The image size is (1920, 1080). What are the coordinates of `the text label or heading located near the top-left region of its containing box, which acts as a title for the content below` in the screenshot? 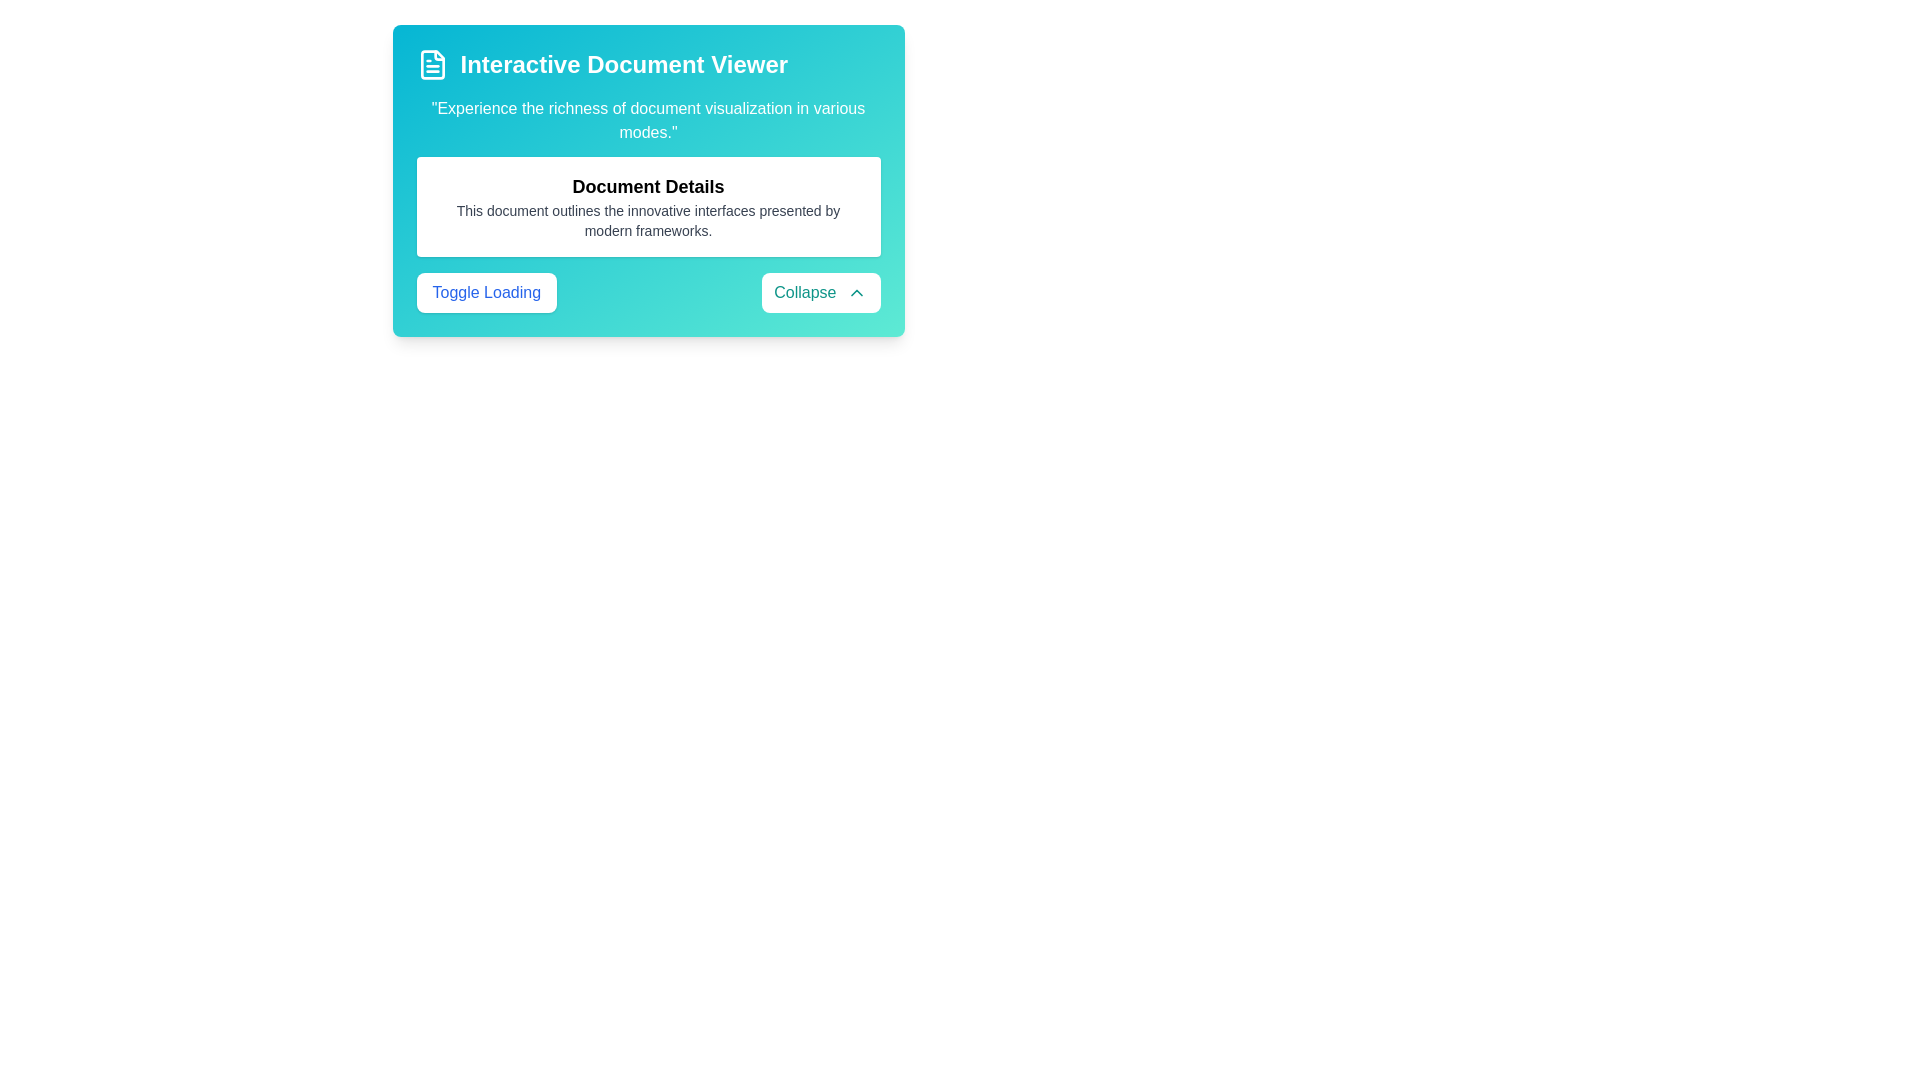 It's located at (648, 186).